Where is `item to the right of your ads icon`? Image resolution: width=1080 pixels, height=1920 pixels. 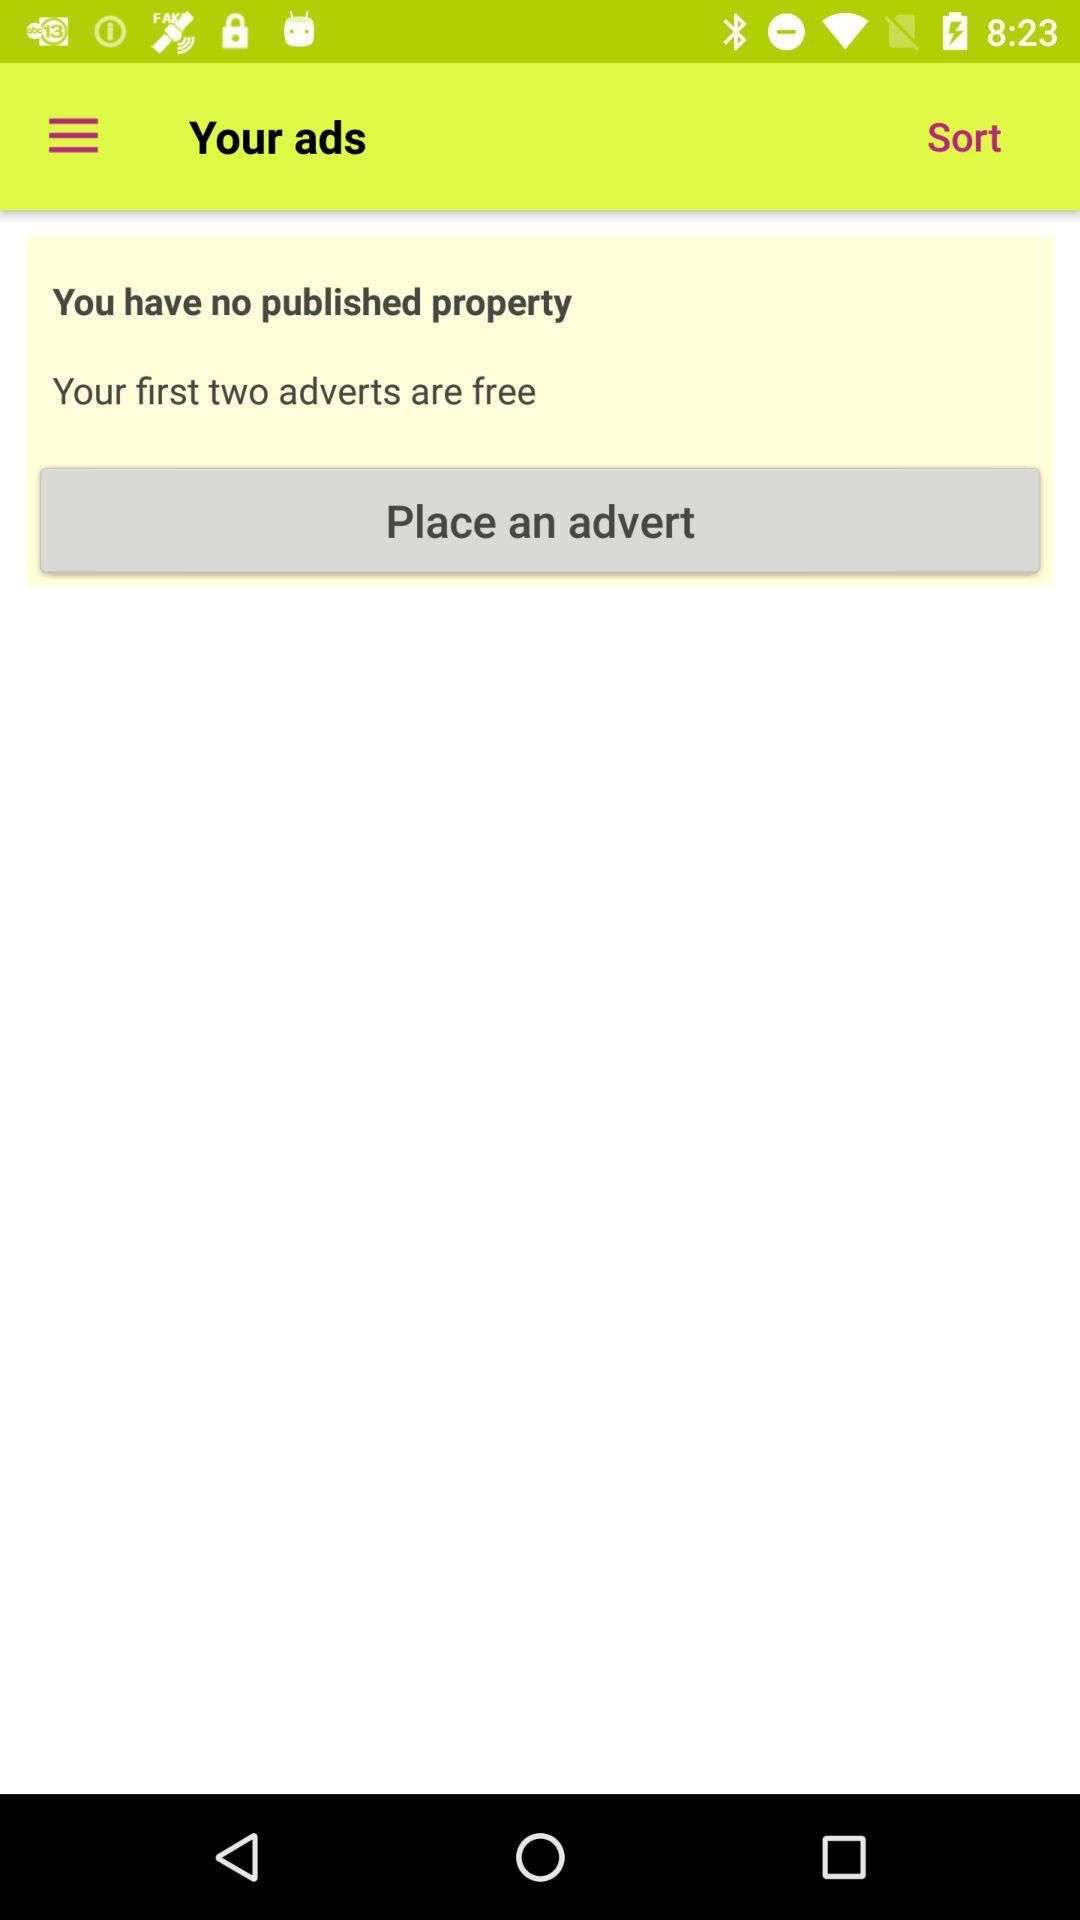
item to the right of your ads icon is located at coordinates (963, 135).